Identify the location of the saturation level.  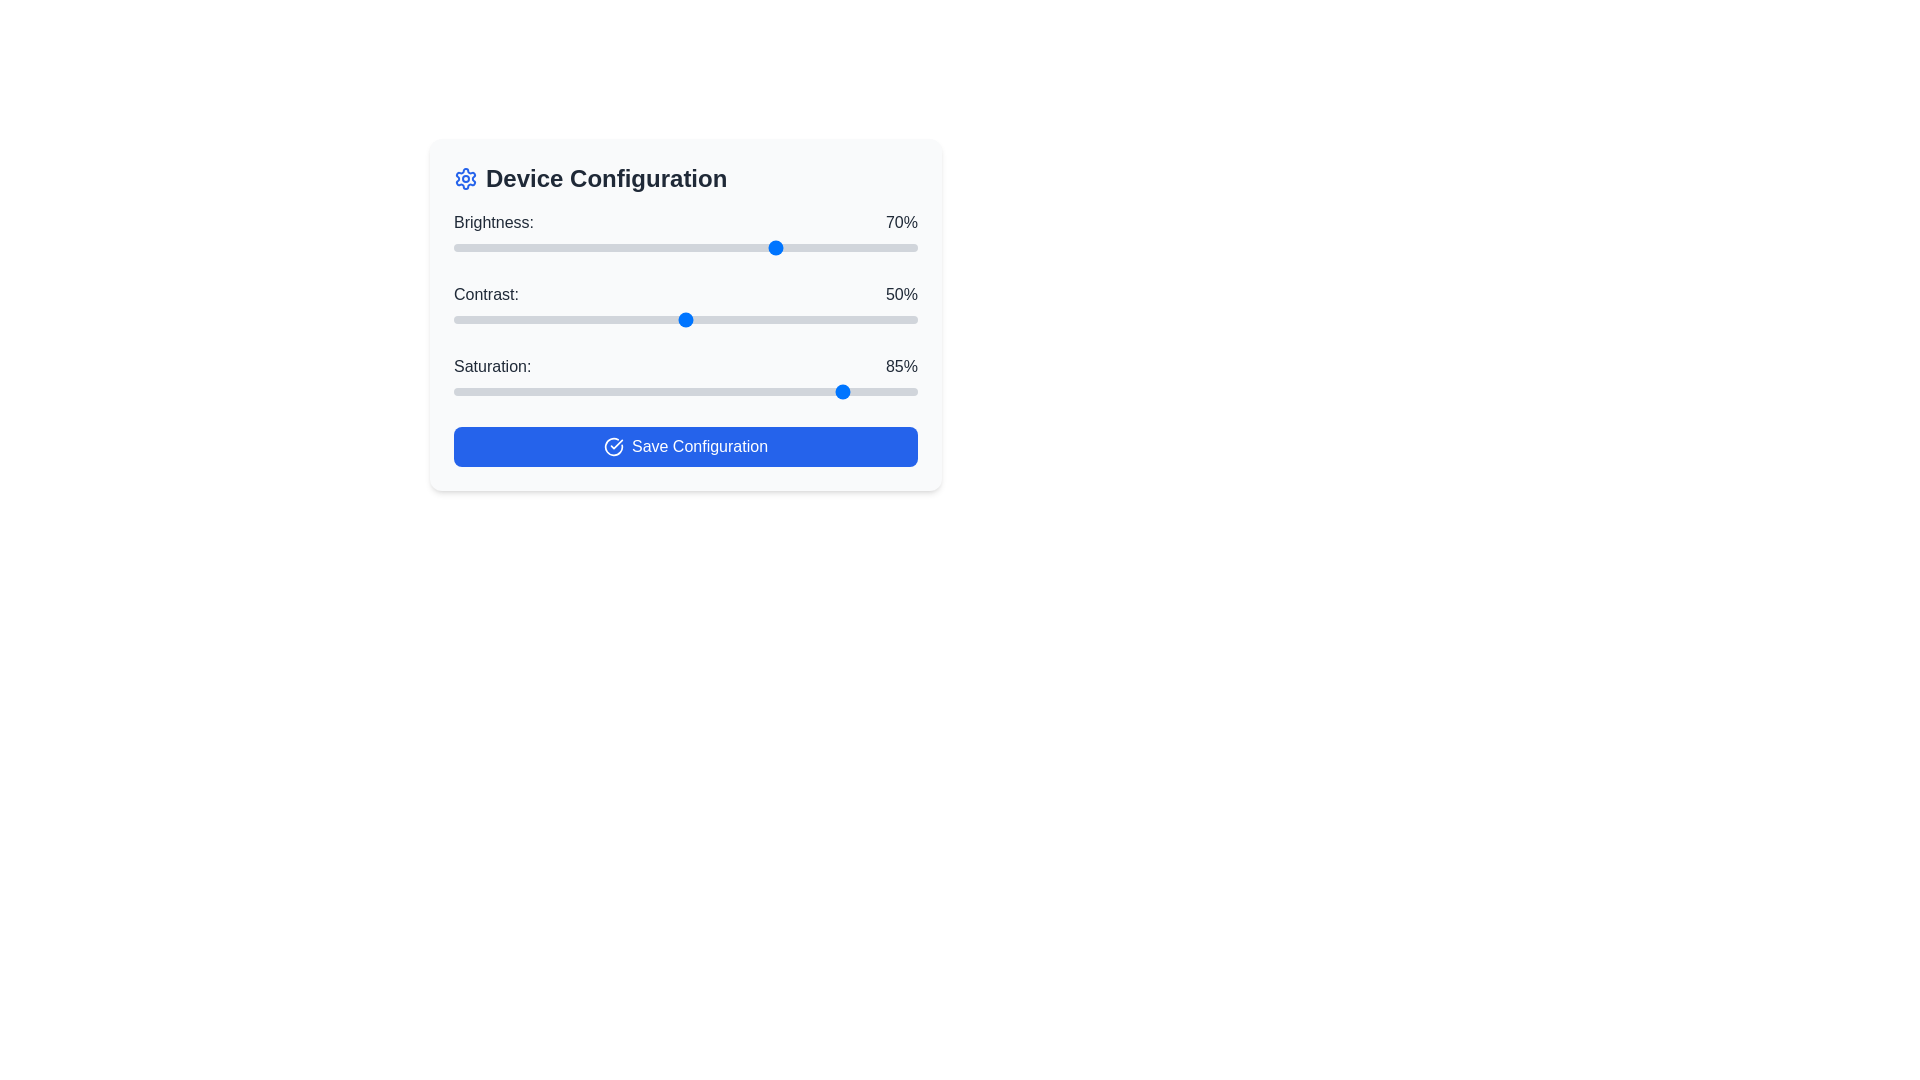
(889, 392).